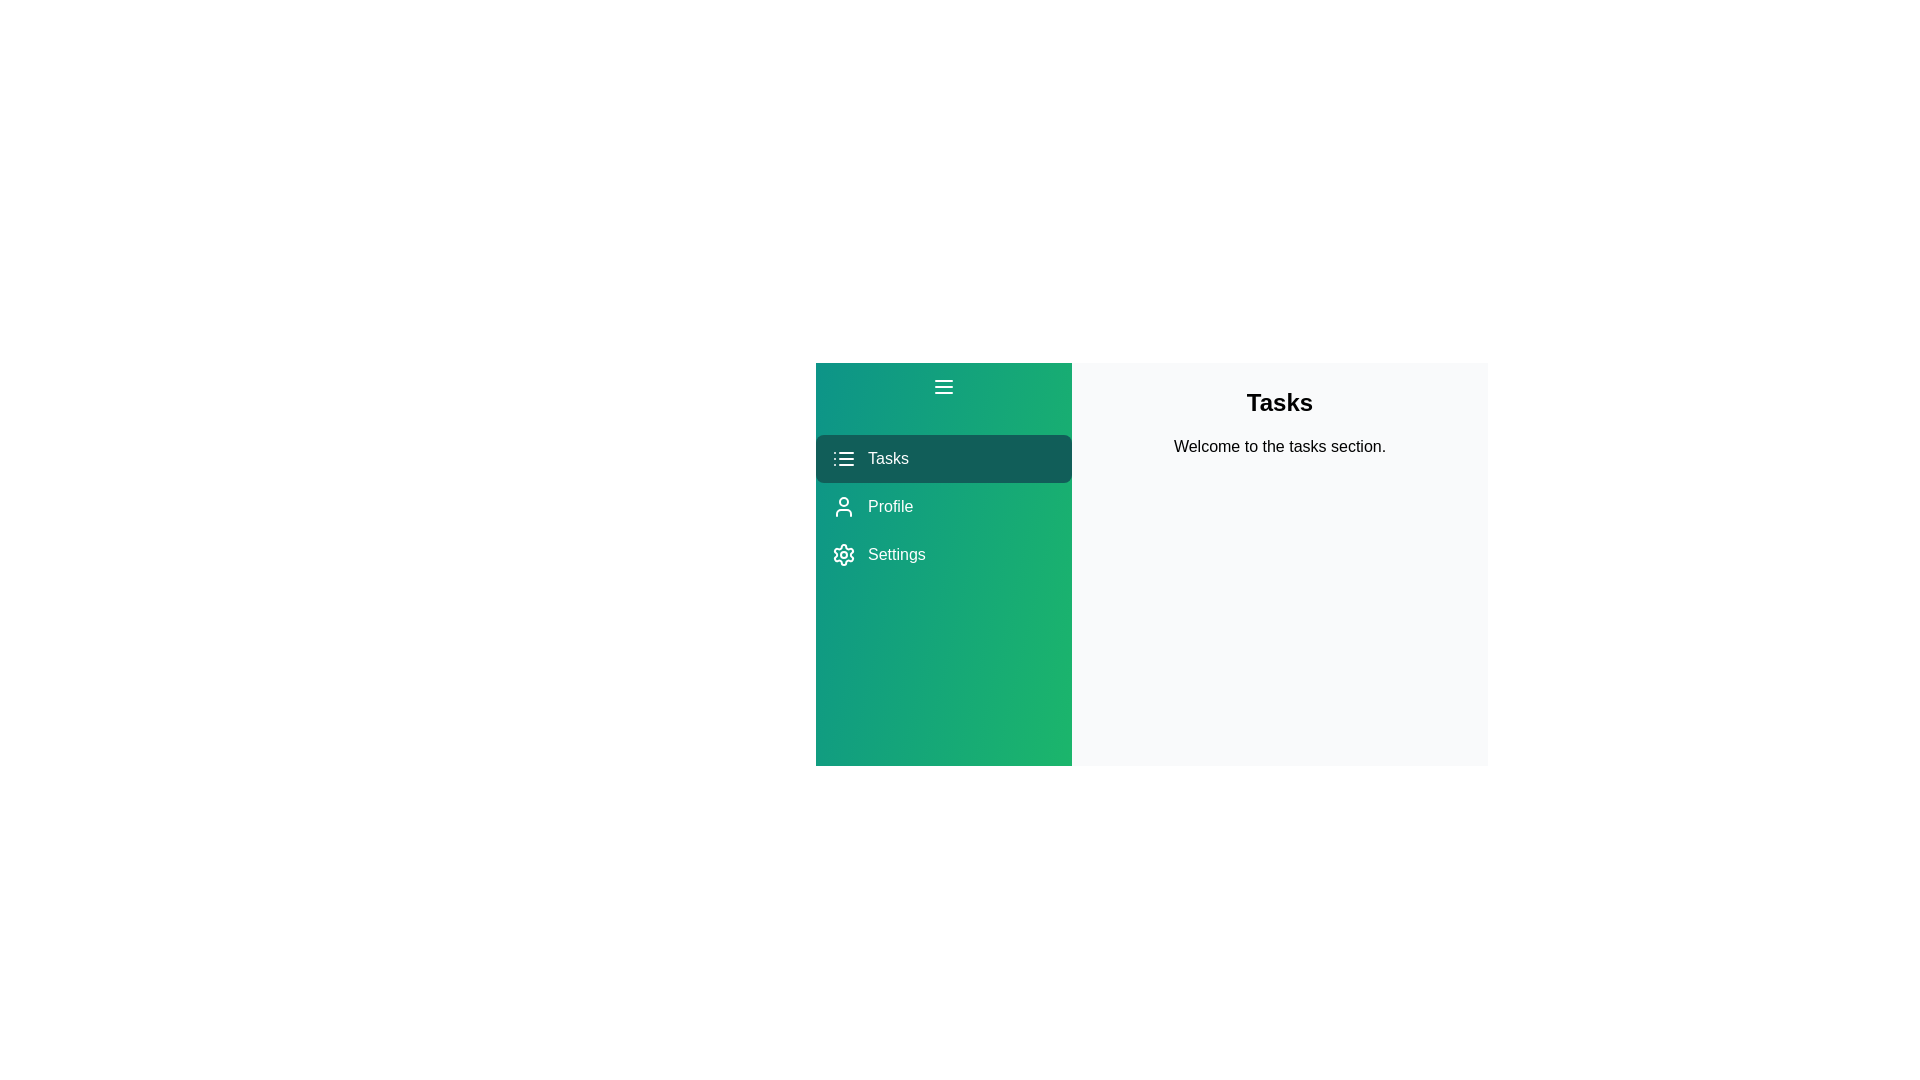 The width and height of the screenshot is (1920, 1080). I want to click on the Tasks section from the menu, so click(943, 459).